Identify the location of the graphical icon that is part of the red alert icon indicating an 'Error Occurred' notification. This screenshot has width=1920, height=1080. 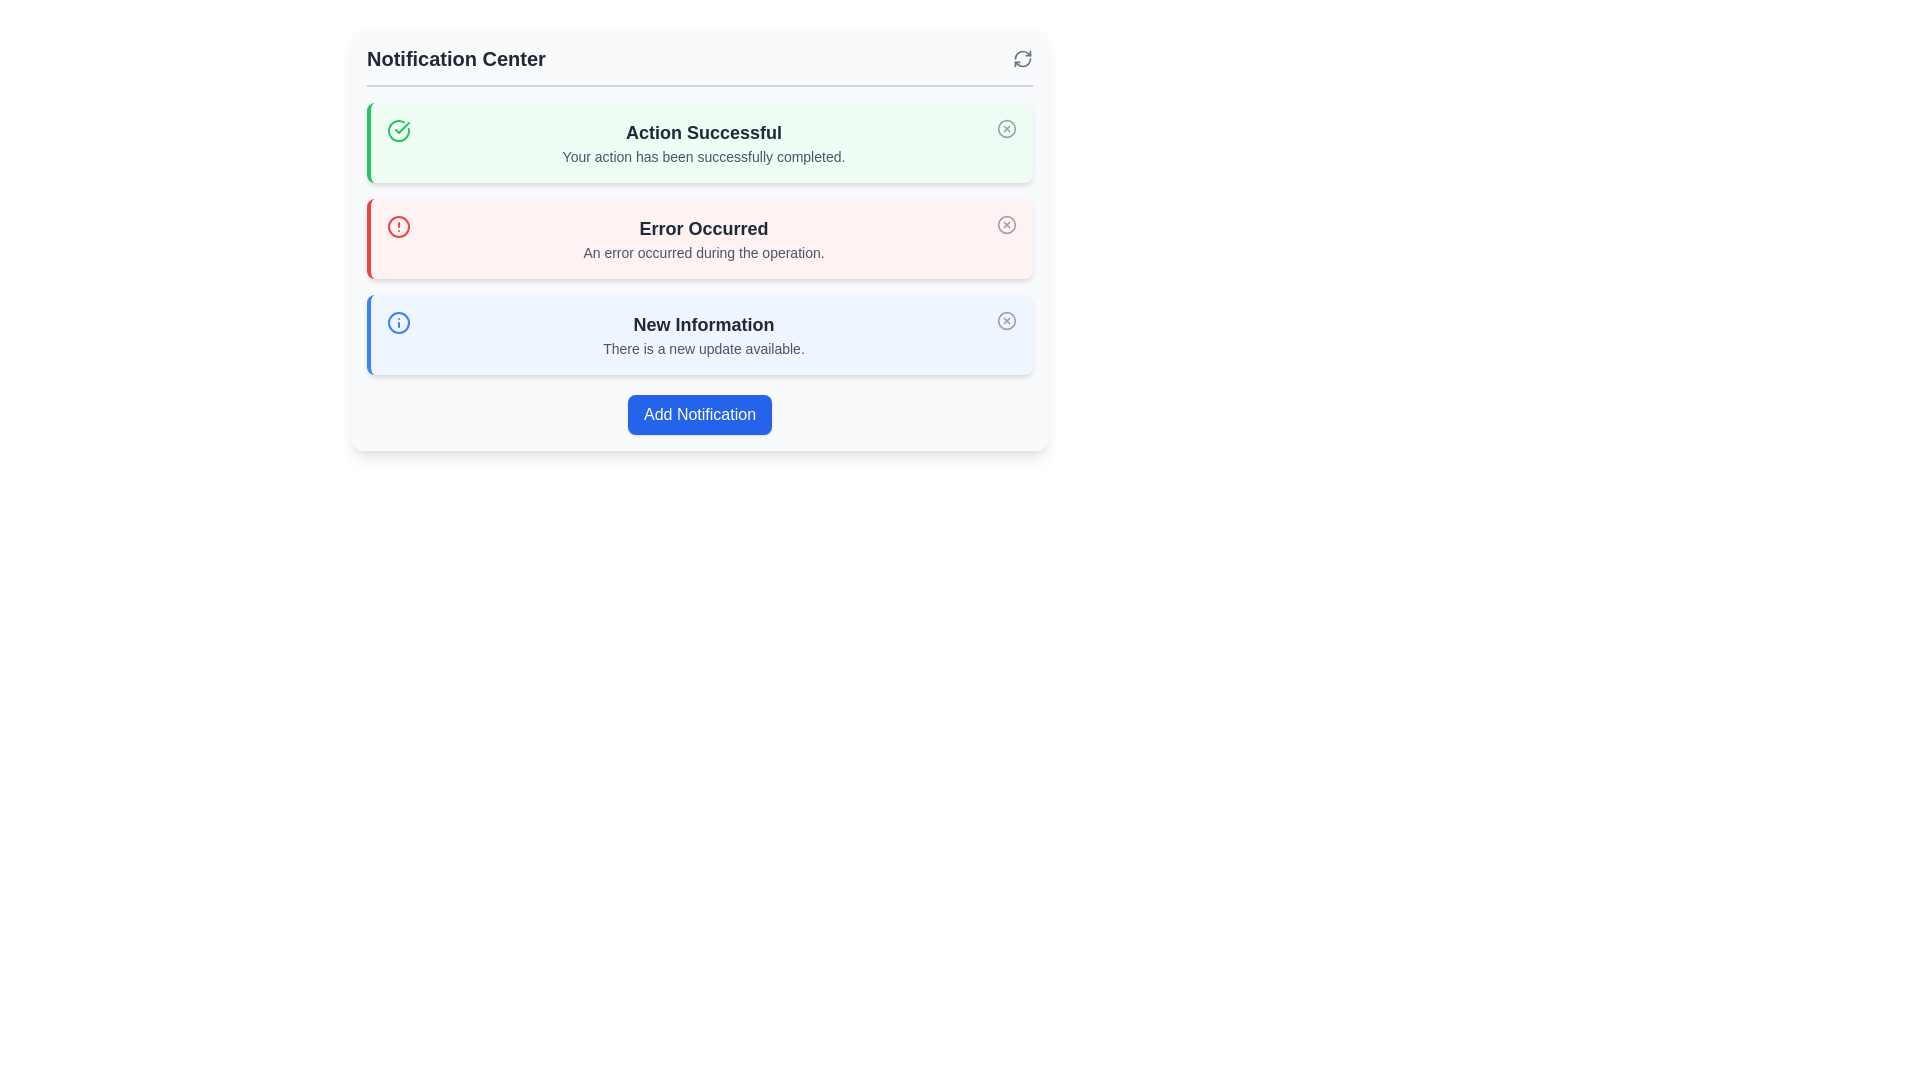
(398, 226).